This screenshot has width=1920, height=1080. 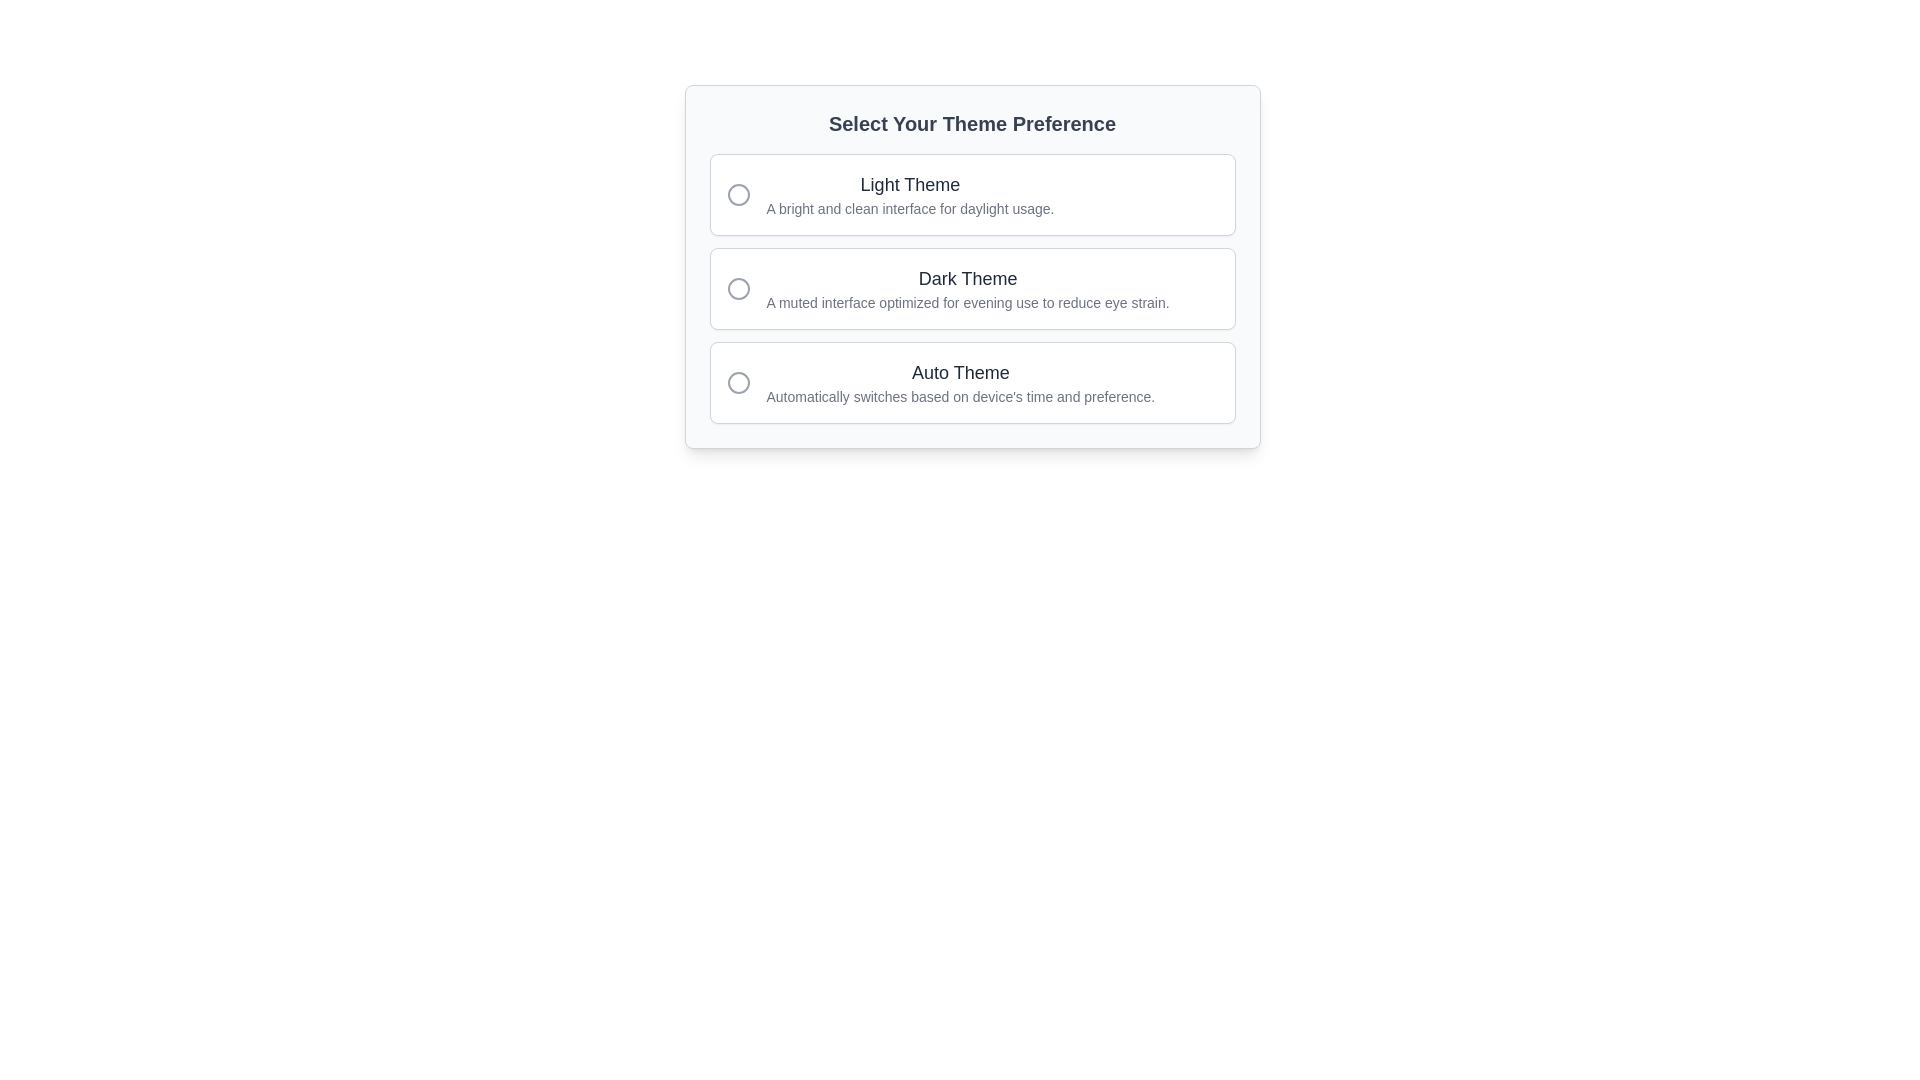 I want to click on the inner circle of the icon located under the 'Auto Theme' label in the third row of the theme selection options, so click(x=737, y=382).